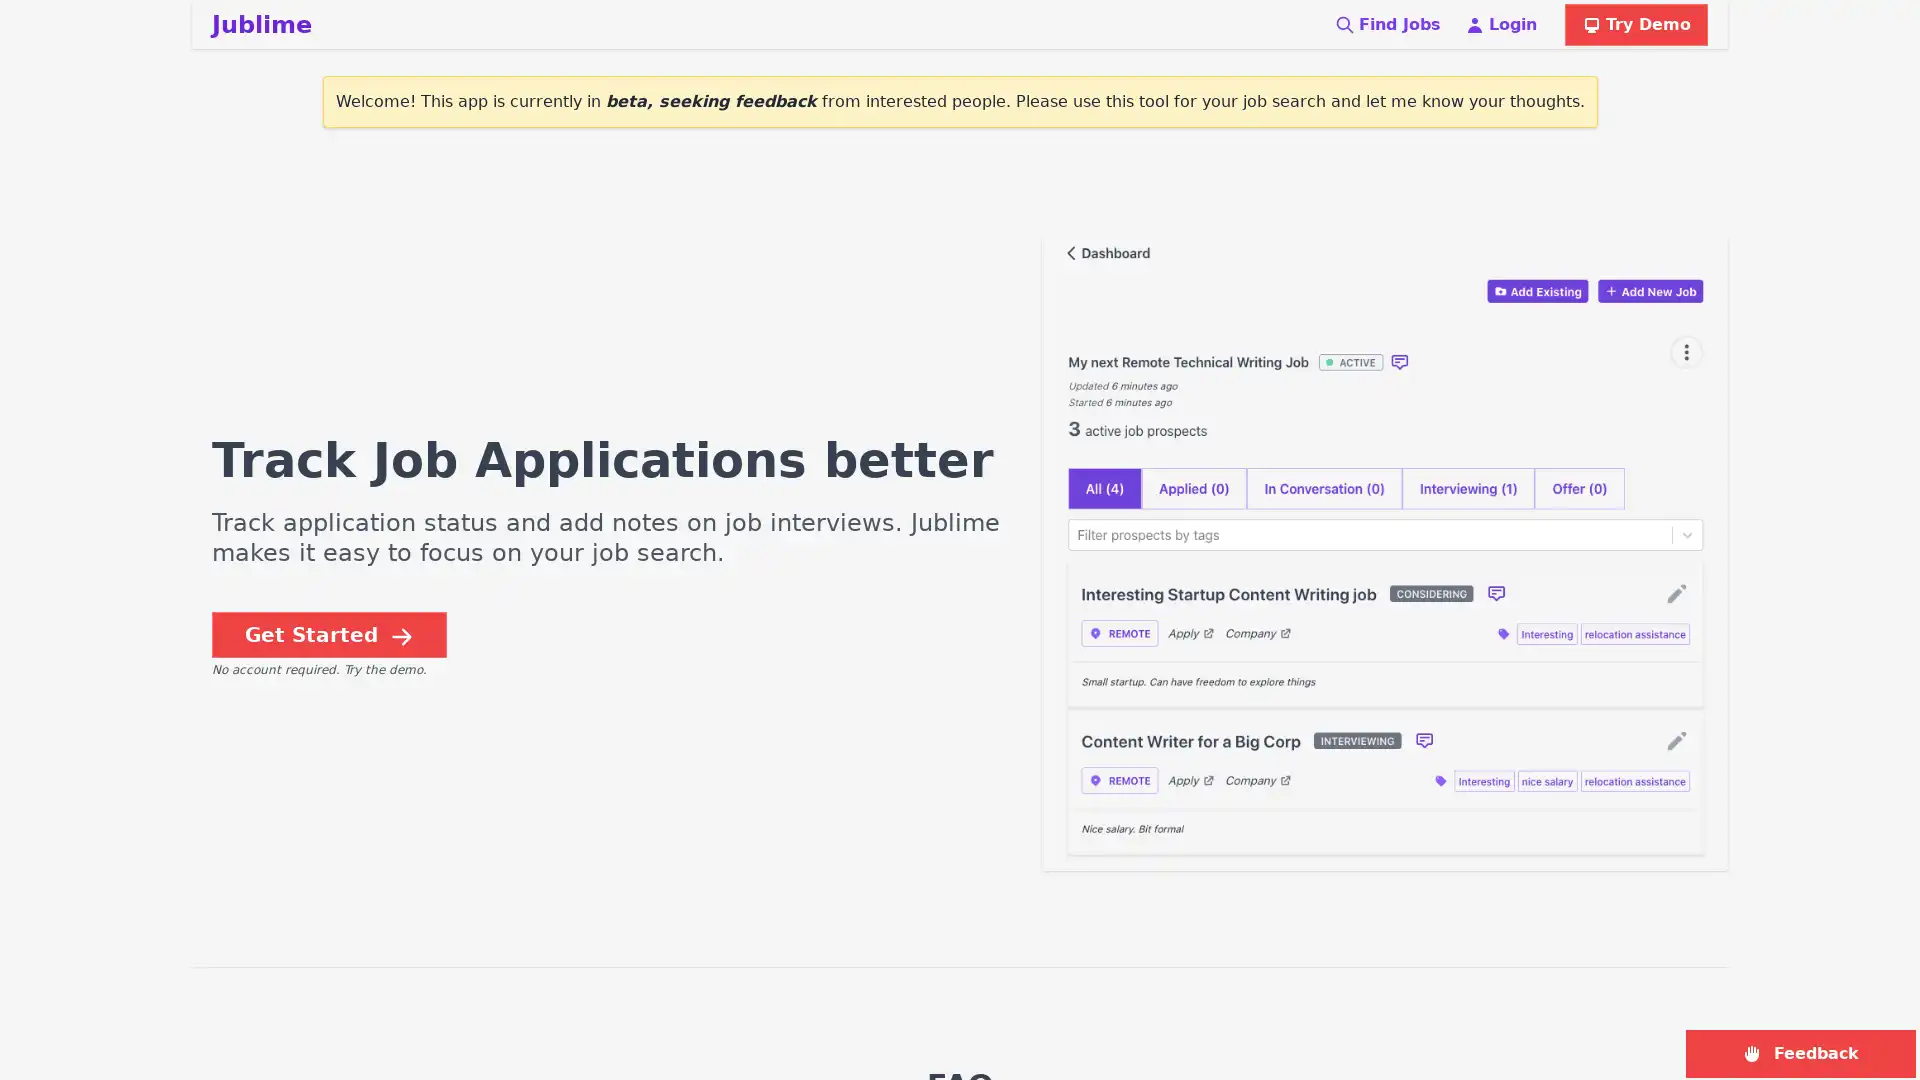  I want to click on Login, so click(1501, 24).